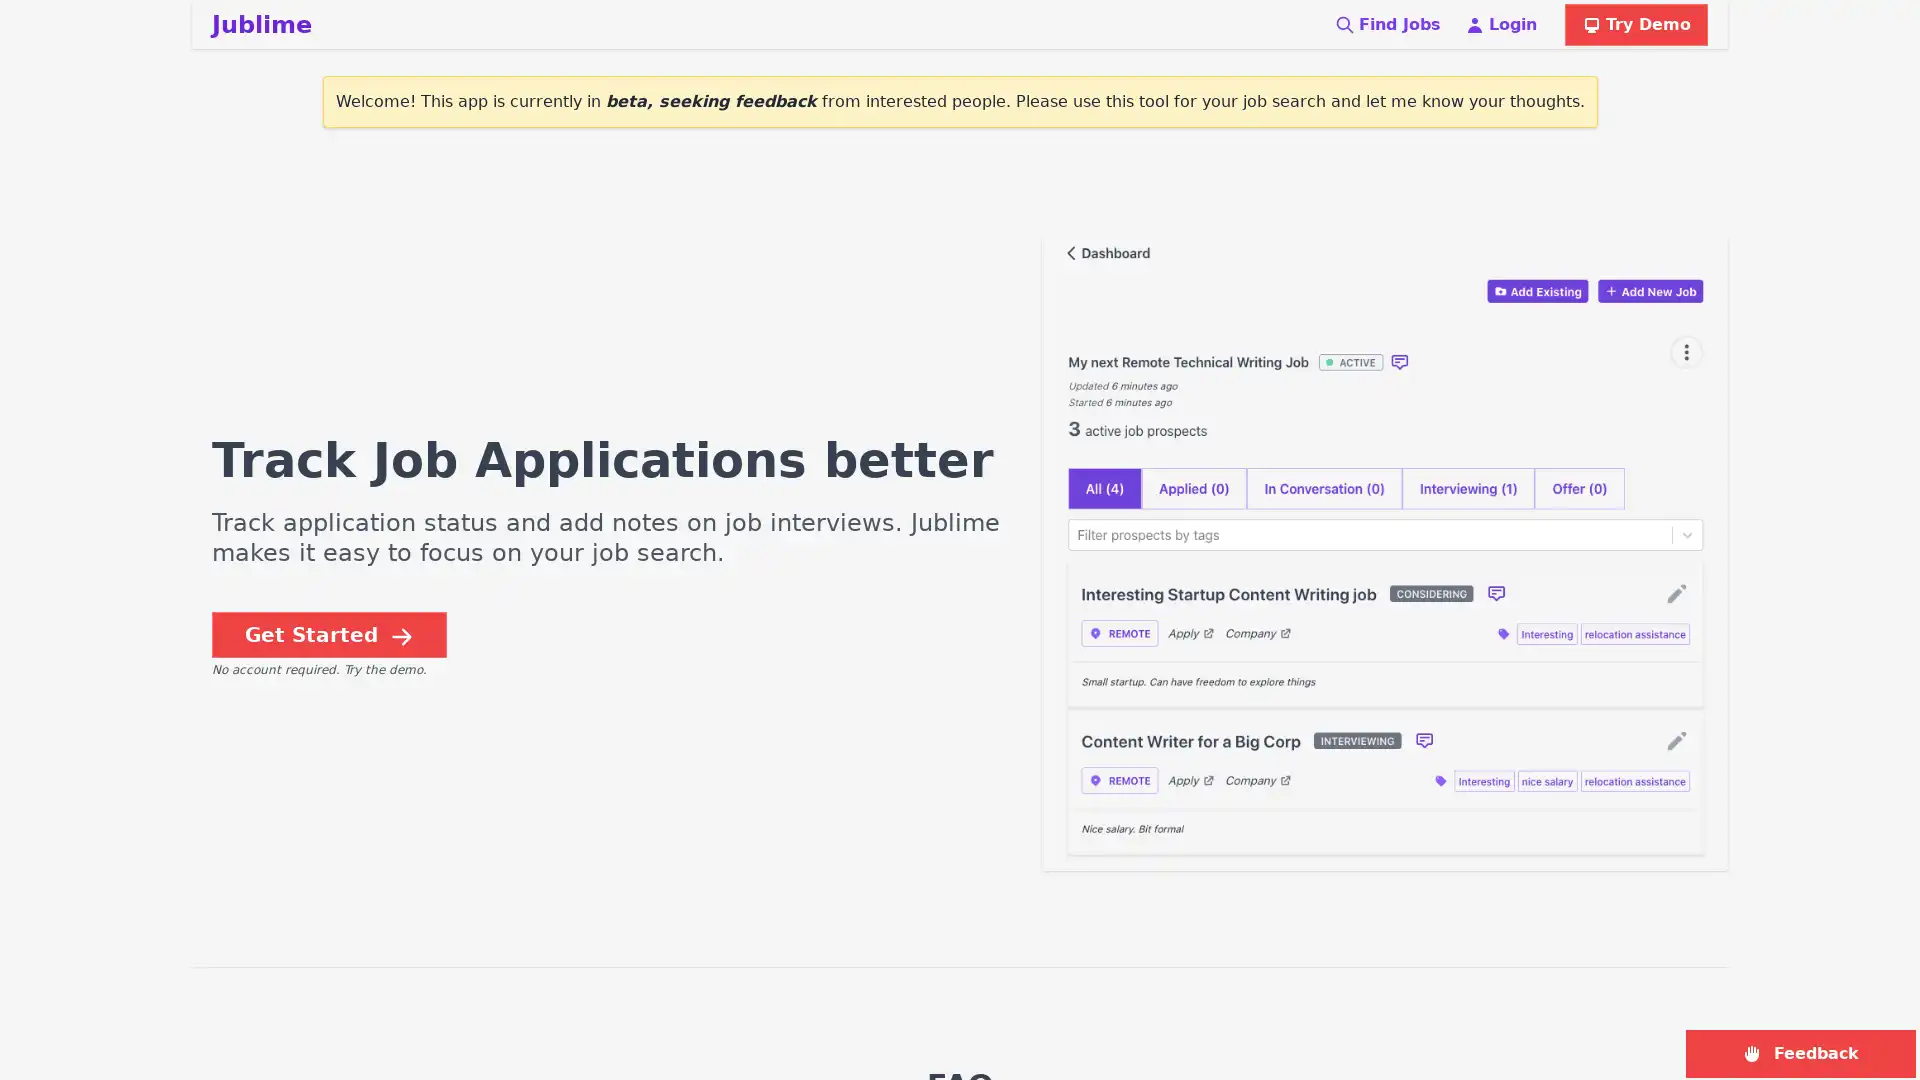  I want to click on Login, so click(1501, 24).